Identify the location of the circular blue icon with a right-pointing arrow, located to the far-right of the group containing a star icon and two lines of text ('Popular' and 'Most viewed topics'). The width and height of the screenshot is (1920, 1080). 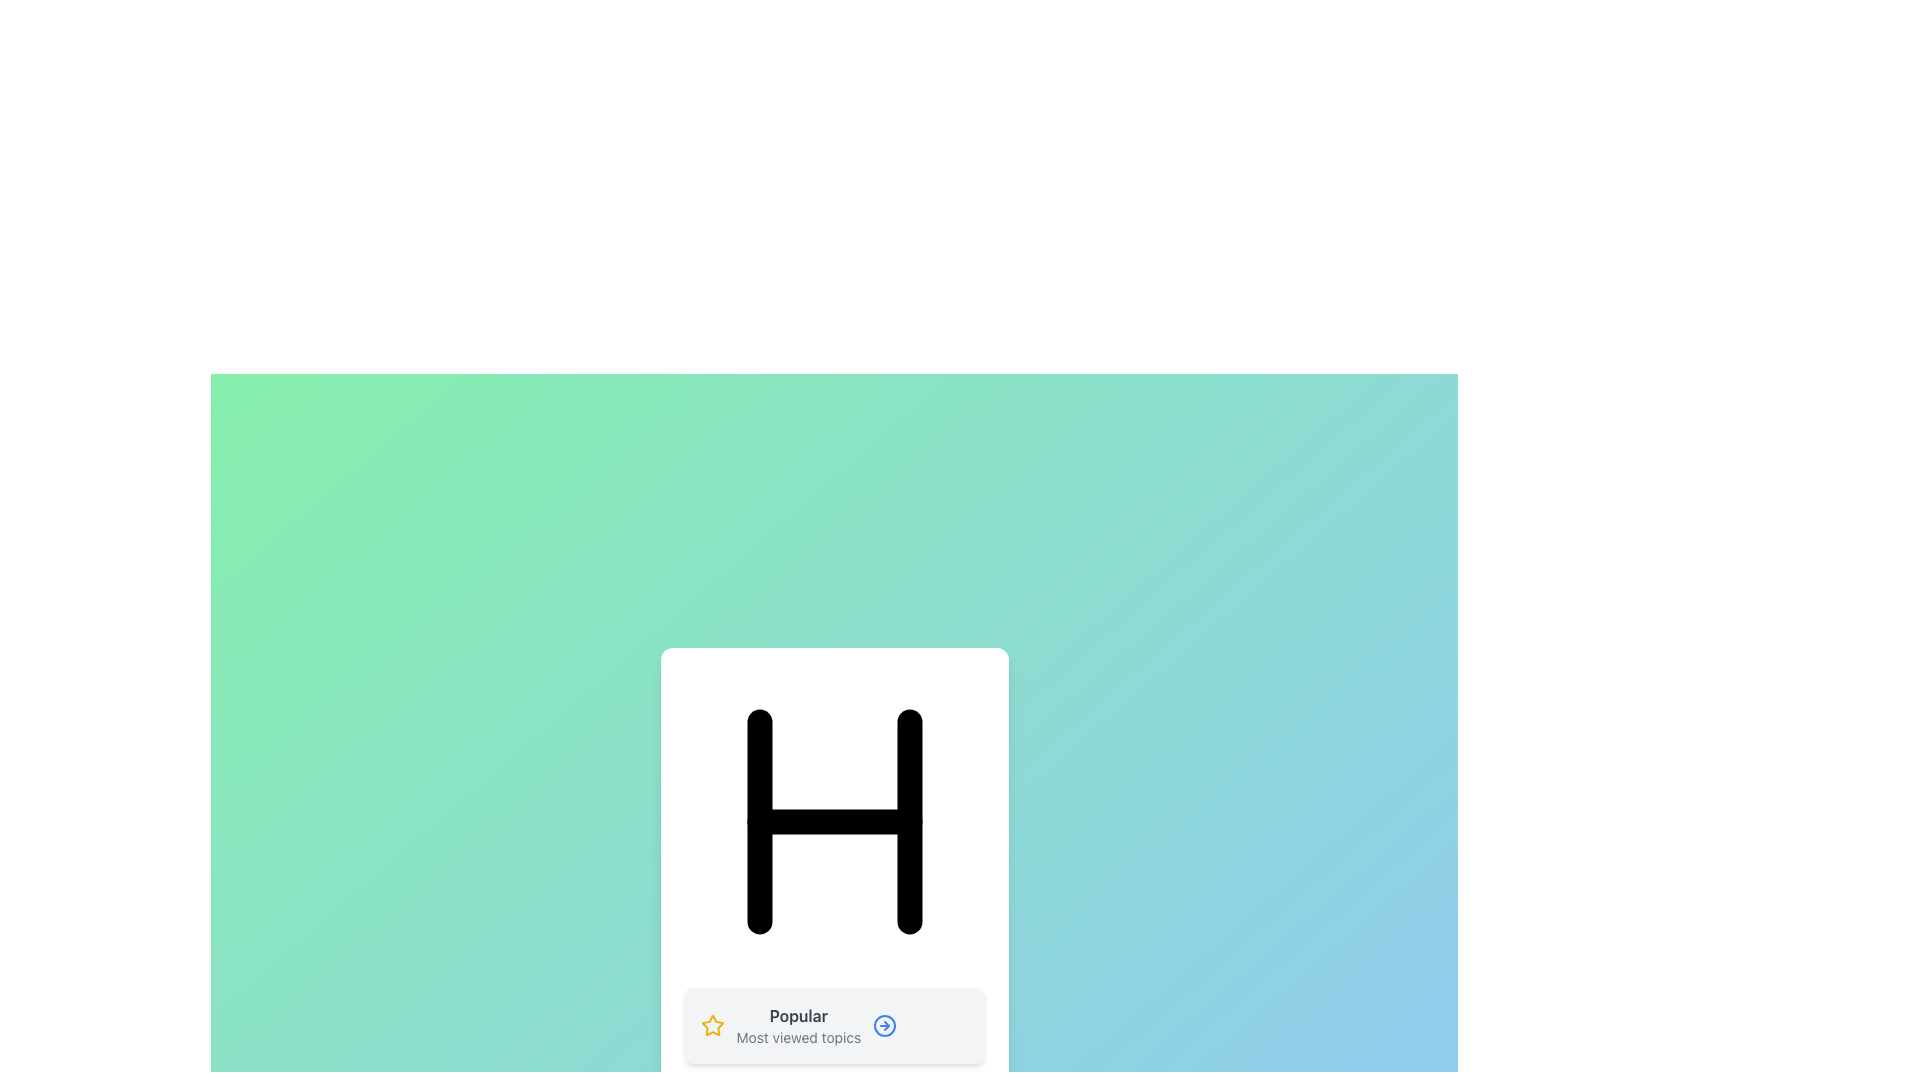
(884, 1026).